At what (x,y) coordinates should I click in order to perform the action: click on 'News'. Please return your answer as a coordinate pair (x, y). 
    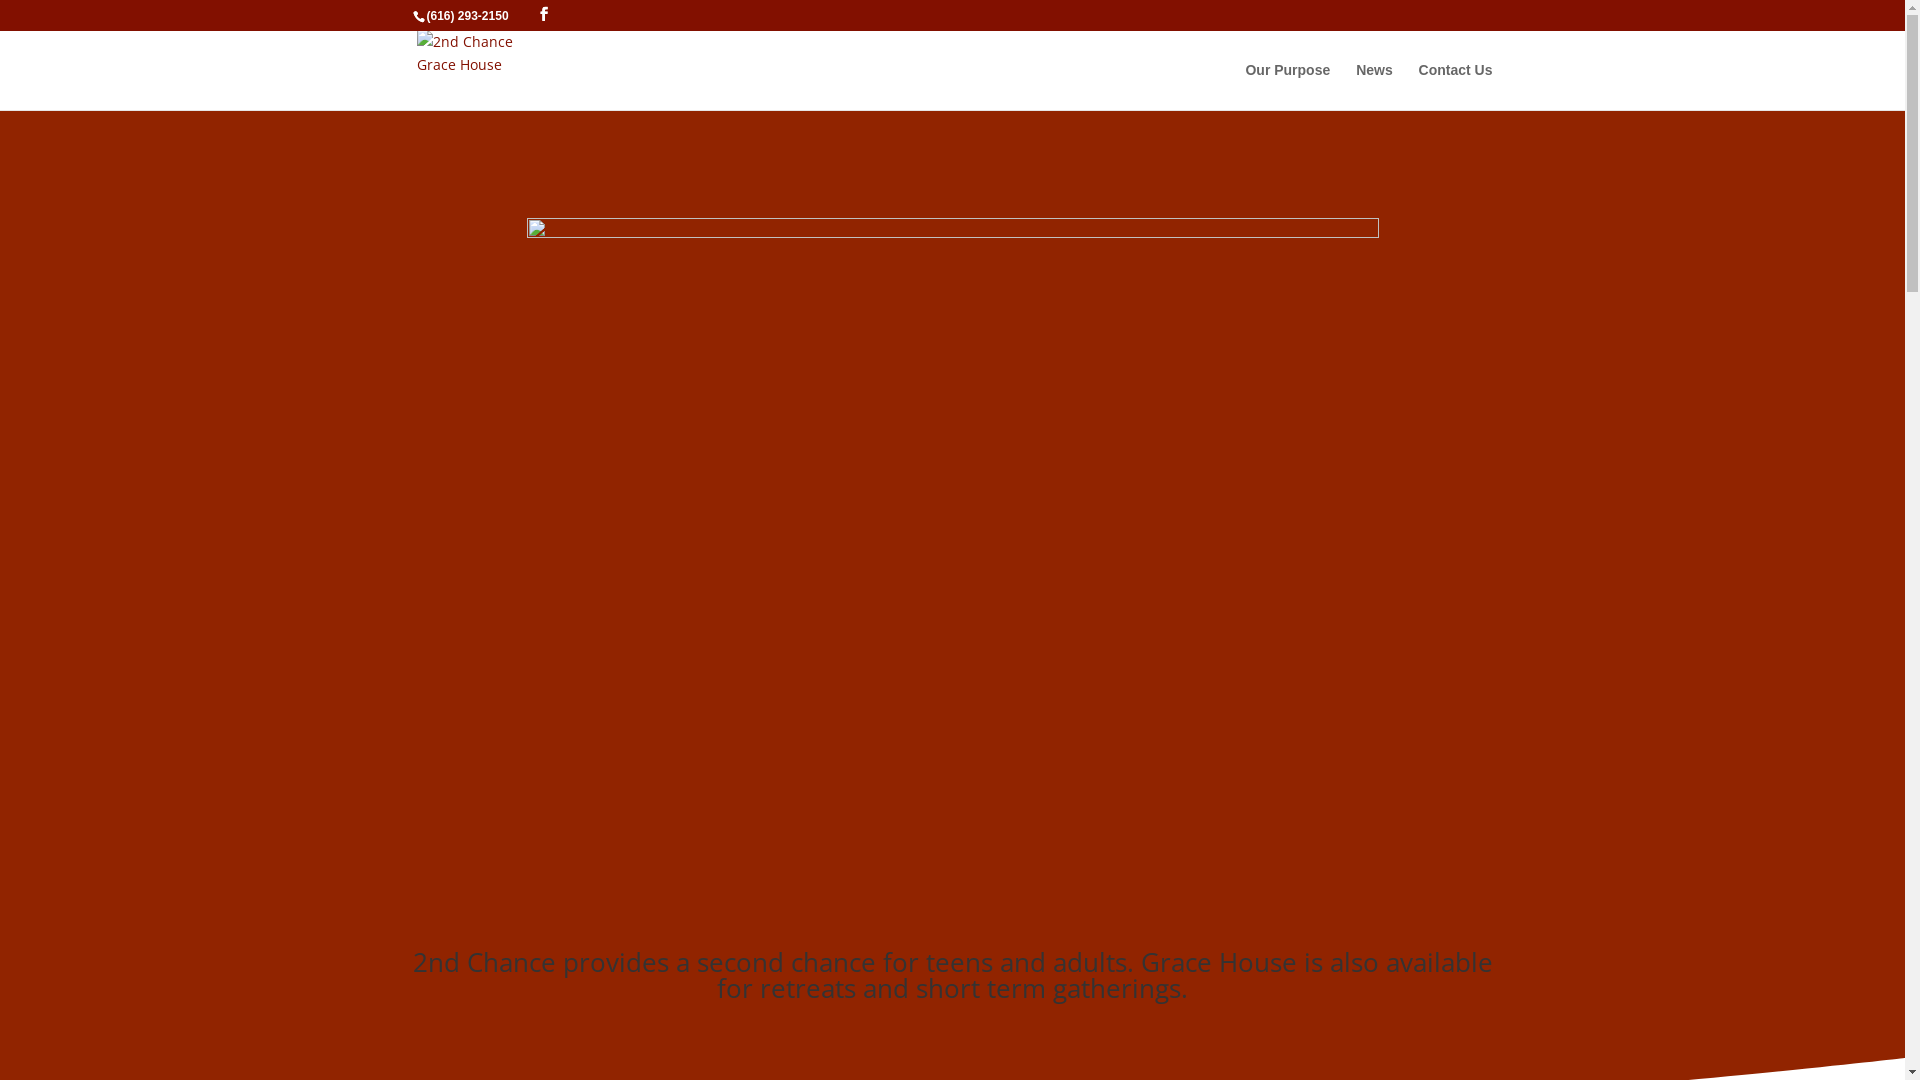
    Looking at the image, I should click on (1373, 85).